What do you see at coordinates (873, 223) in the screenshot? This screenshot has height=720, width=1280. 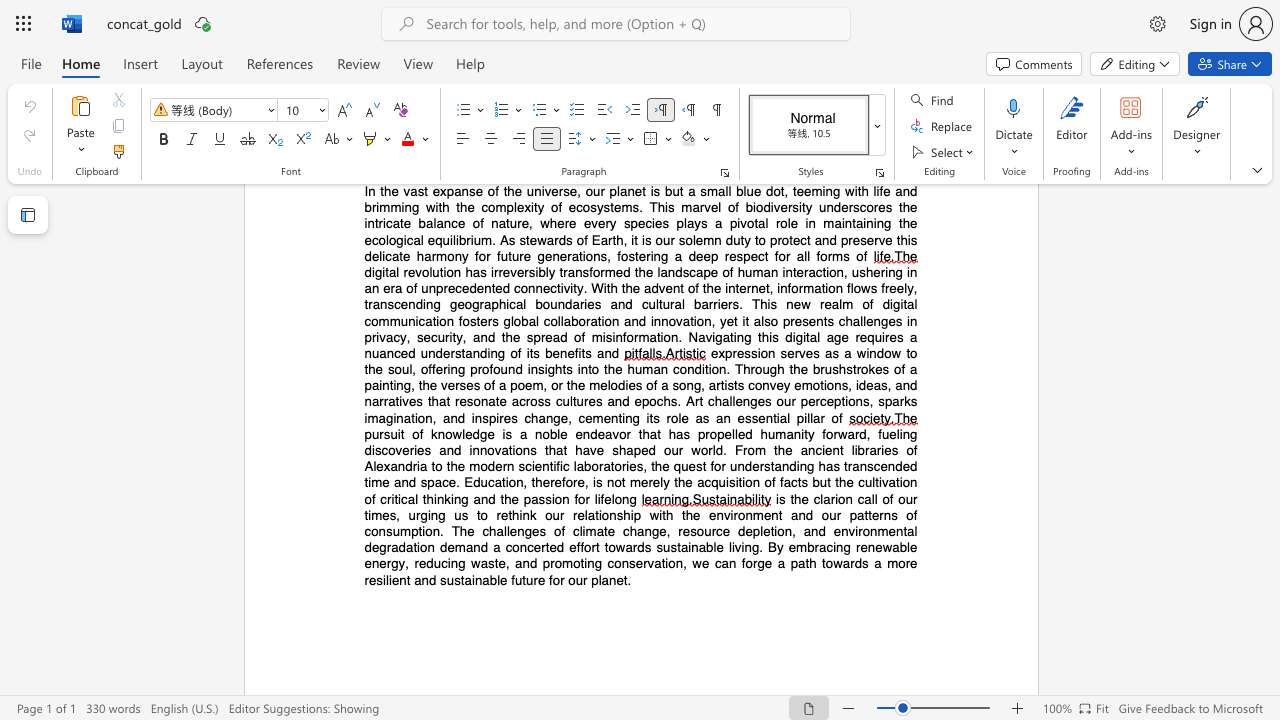 I see `the subset text "in" within the text "maintaining"` at bounding box center [873, 223].